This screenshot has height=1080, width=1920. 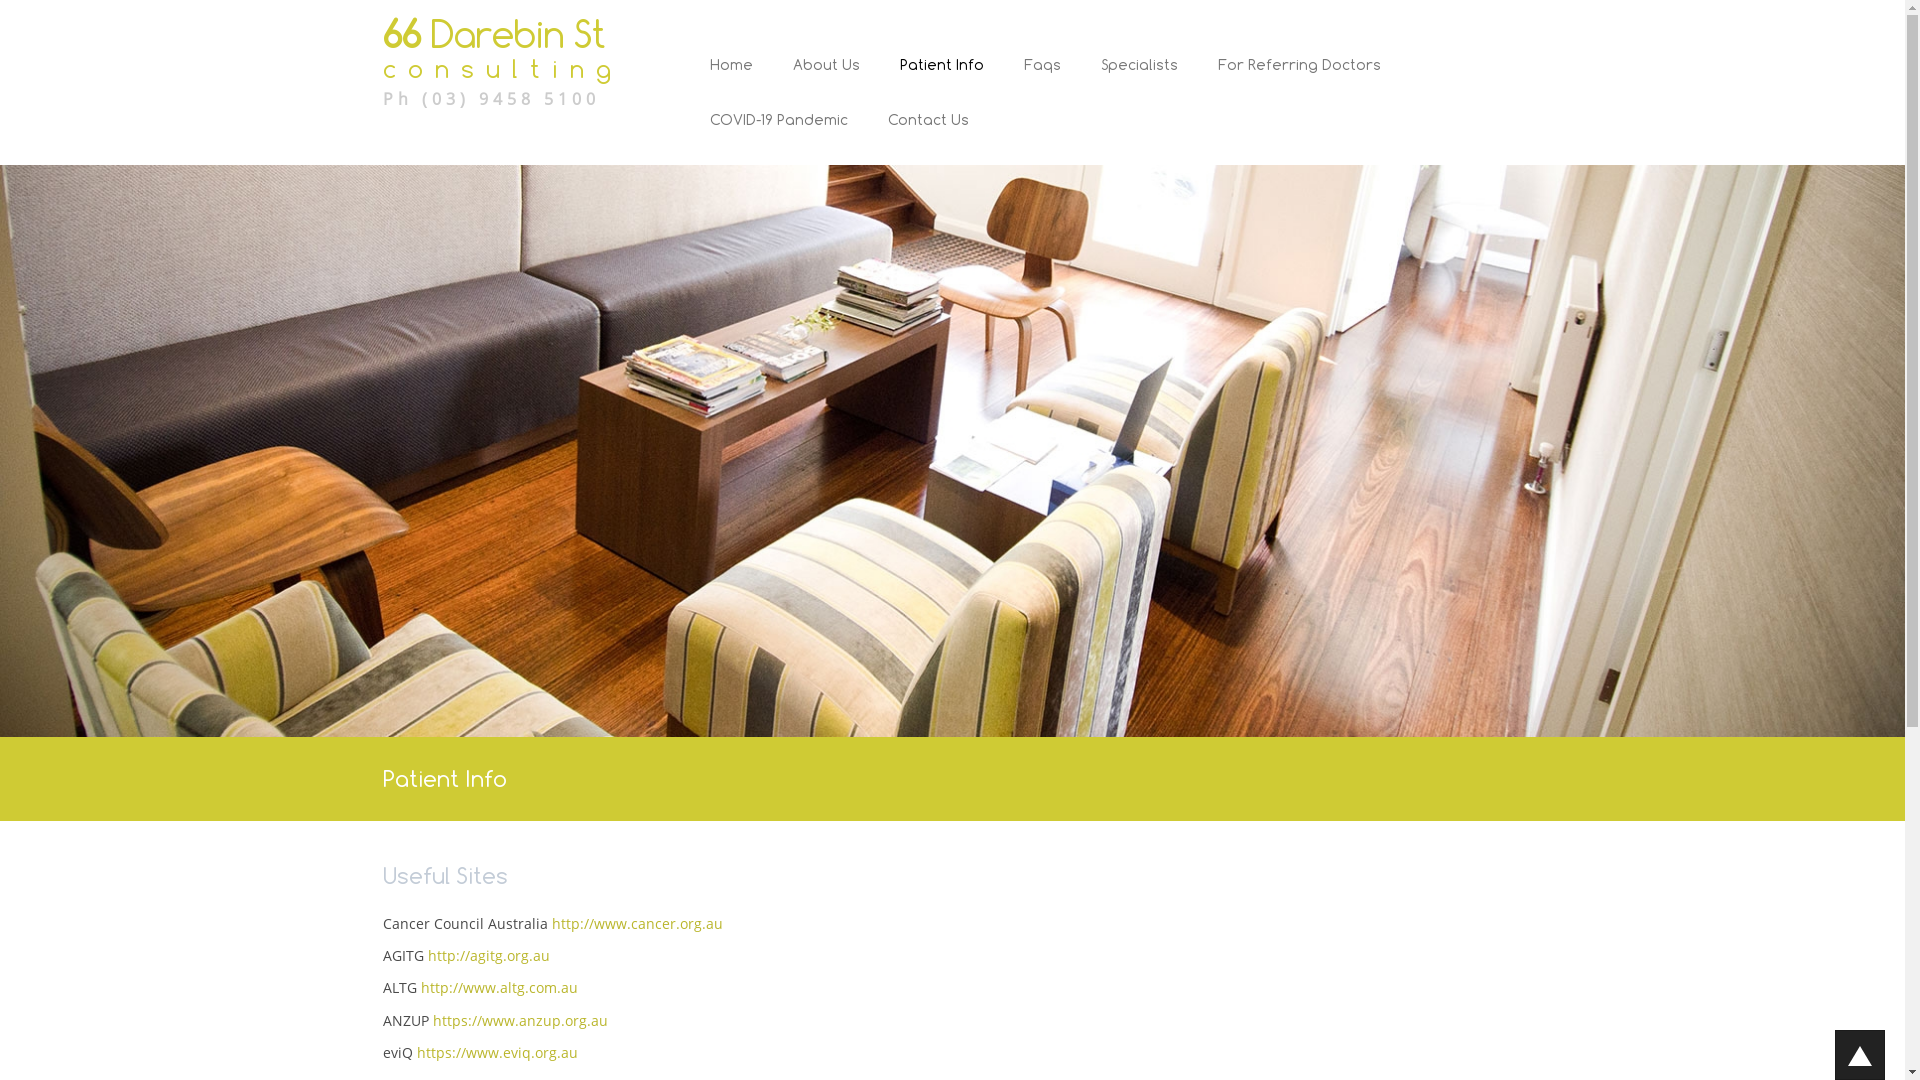 What do you see at coordinates (1299, 81) in the screenshot?
I see `'For Referring Doctors'` at bounding box center [1299, 81].